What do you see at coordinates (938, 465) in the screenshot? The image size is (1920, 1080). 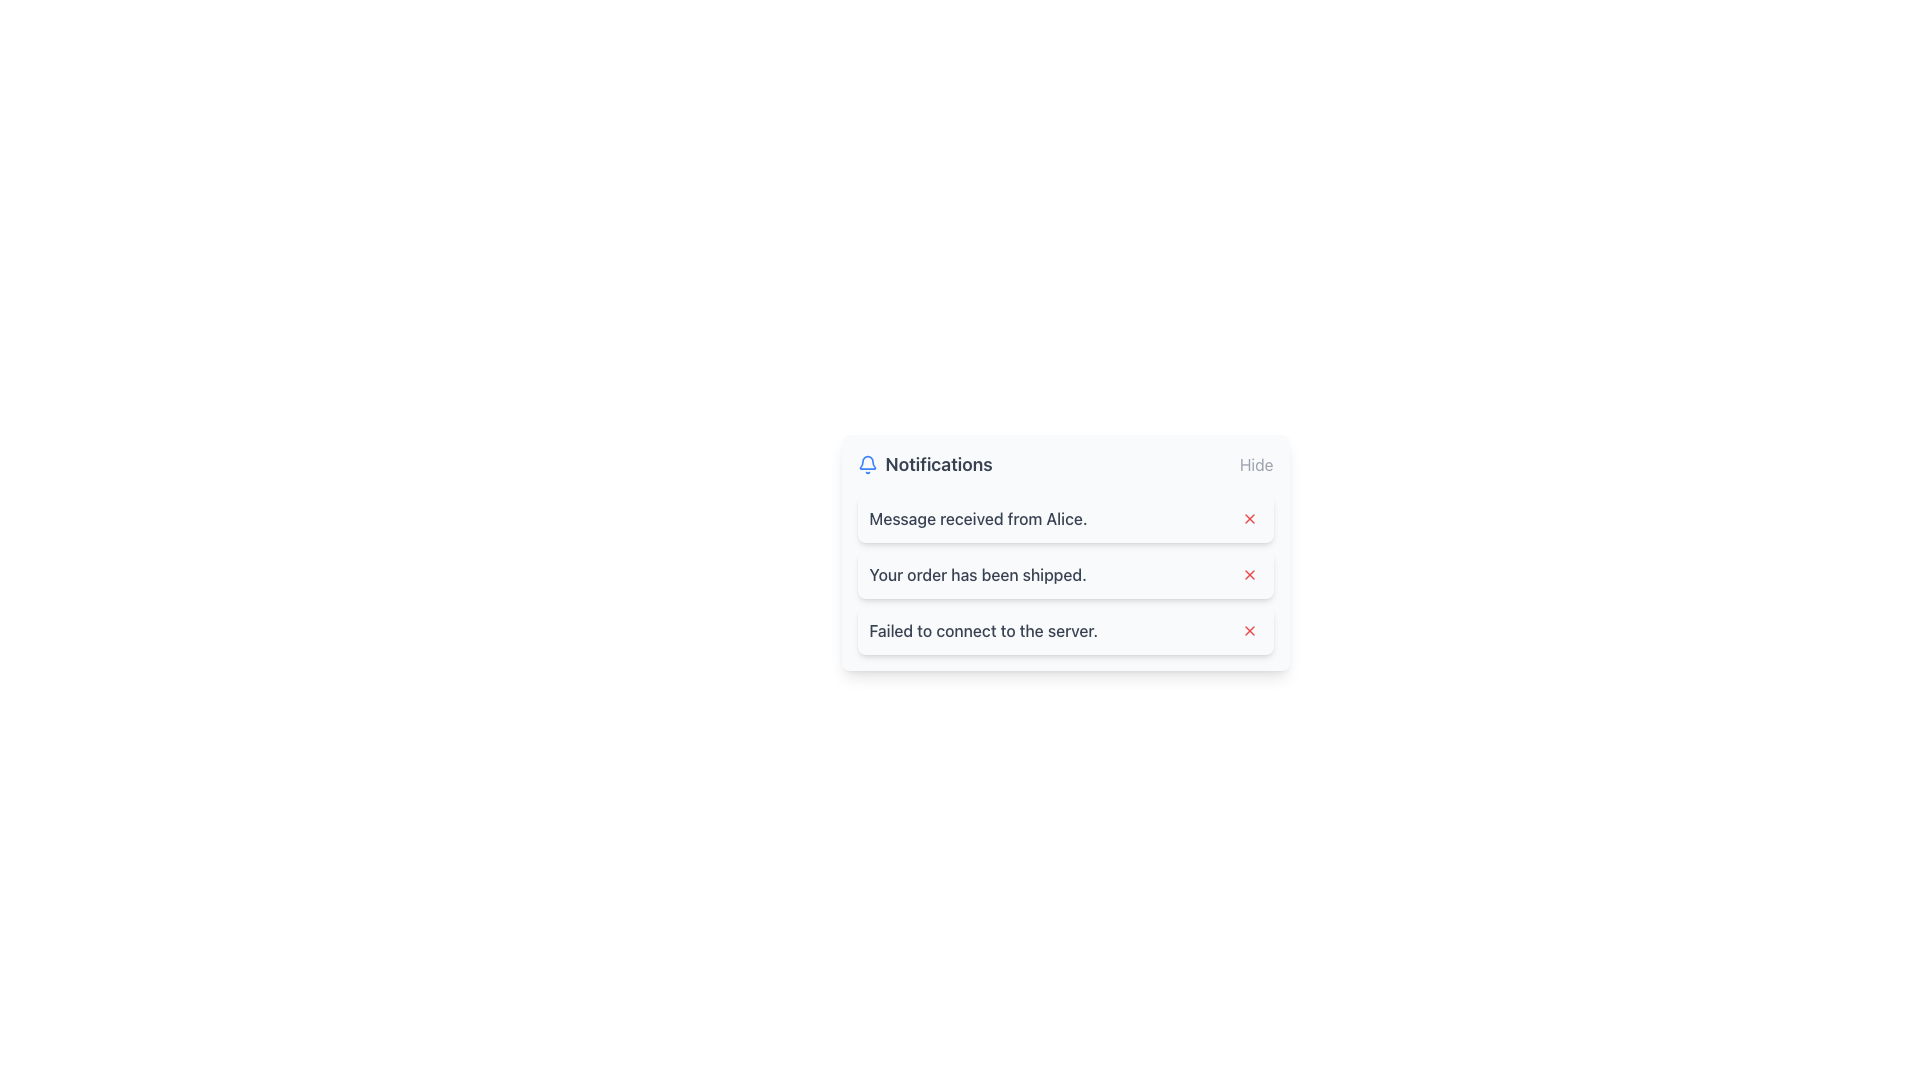 I see `the 'Notifications' text label, which is a bold label in dark gray color on a light background, positioned prominently and aligned with other elements in the same row` at bounding box center [938, 465].